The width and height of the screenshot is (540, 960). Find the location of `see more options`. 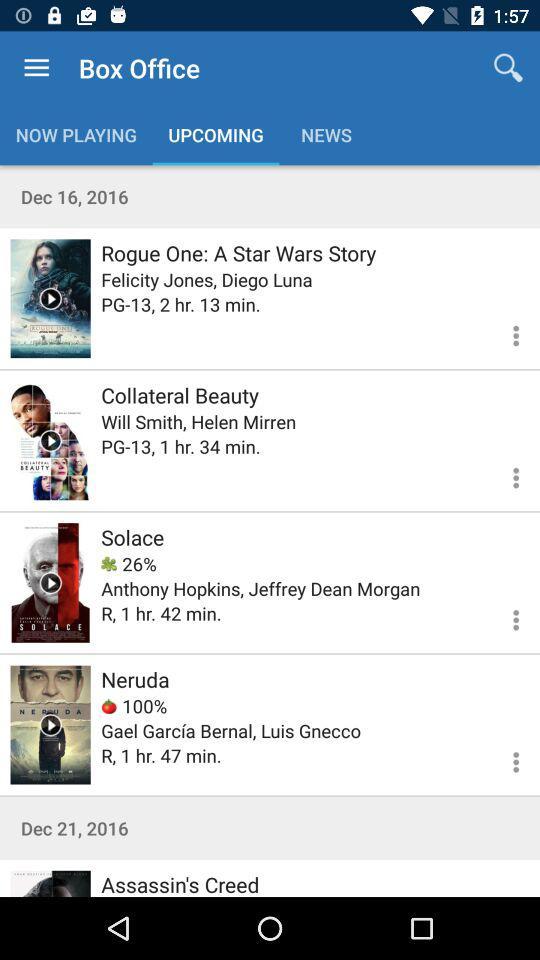

see more options is located at coordinates (503, 616).